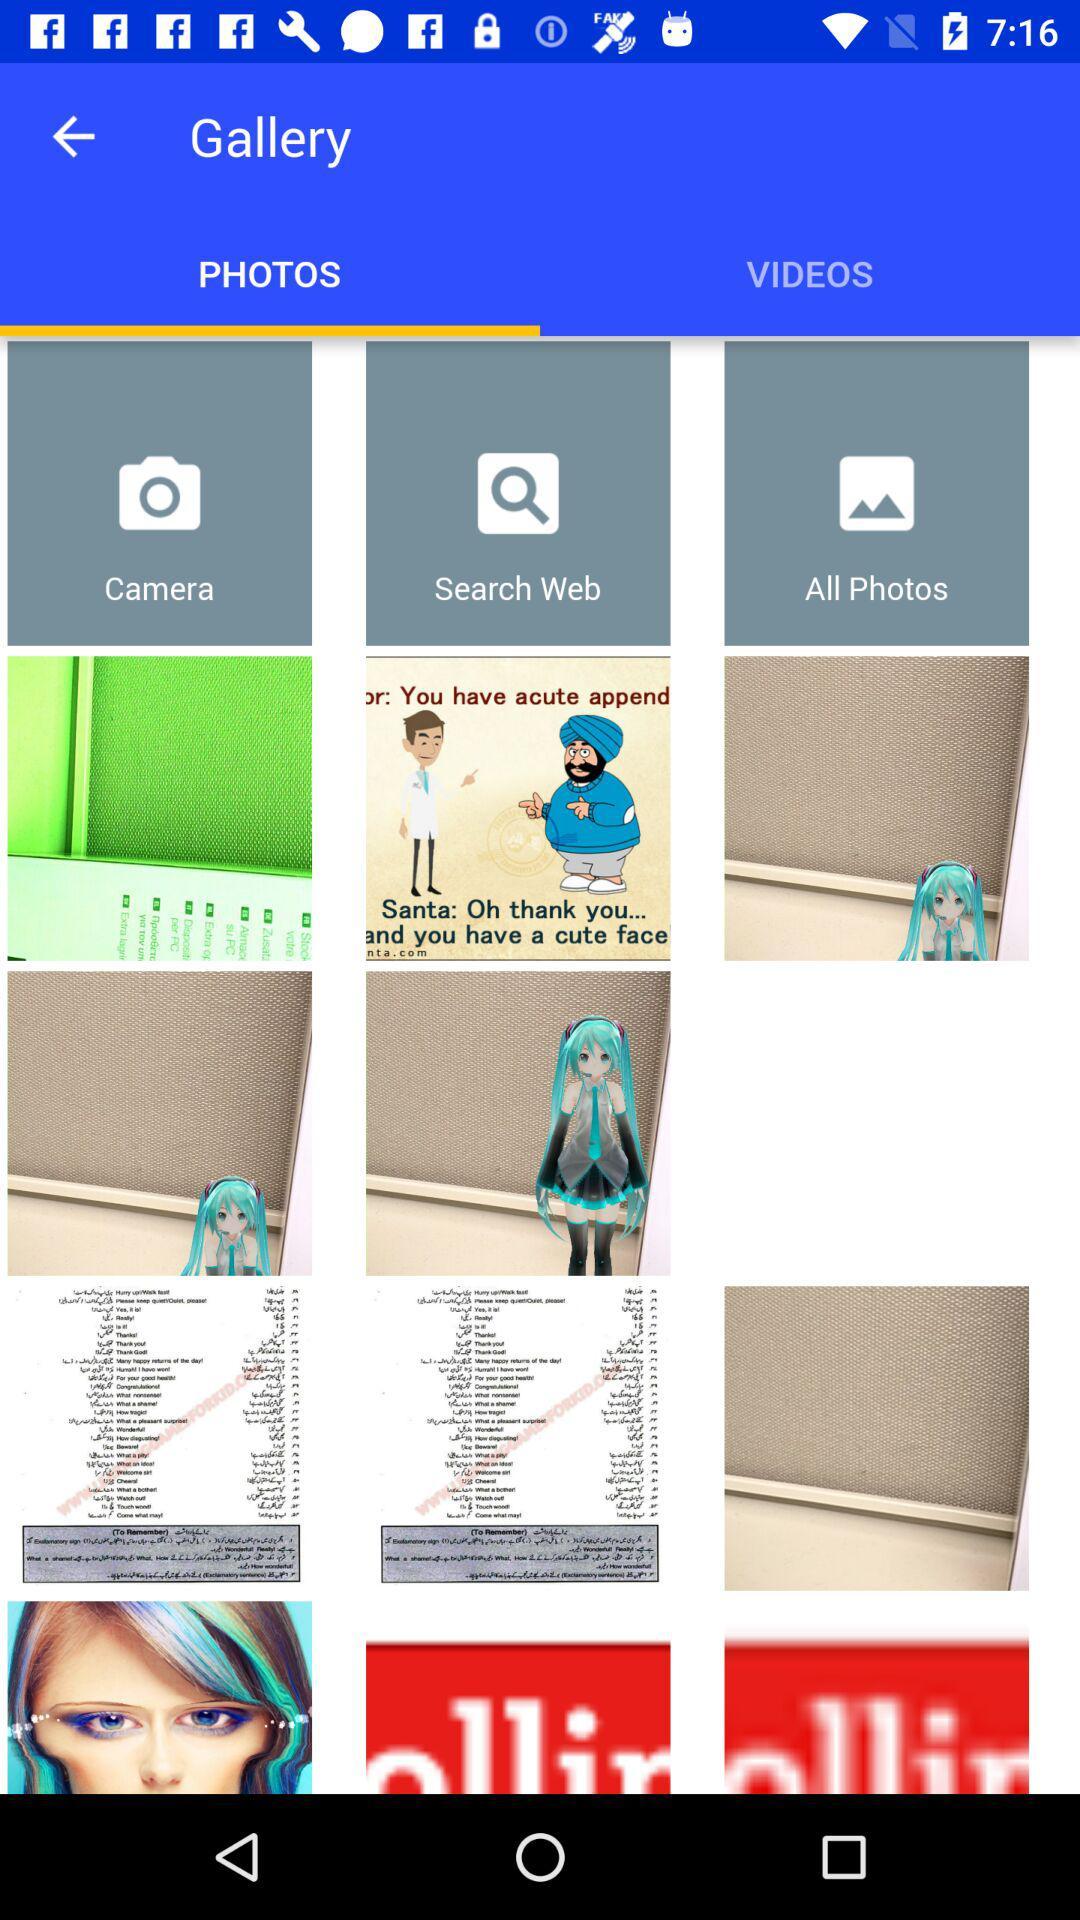 This screenshot has width=1080, height=1920. I want to click on image which is at bottom left, so click(158, 1696).